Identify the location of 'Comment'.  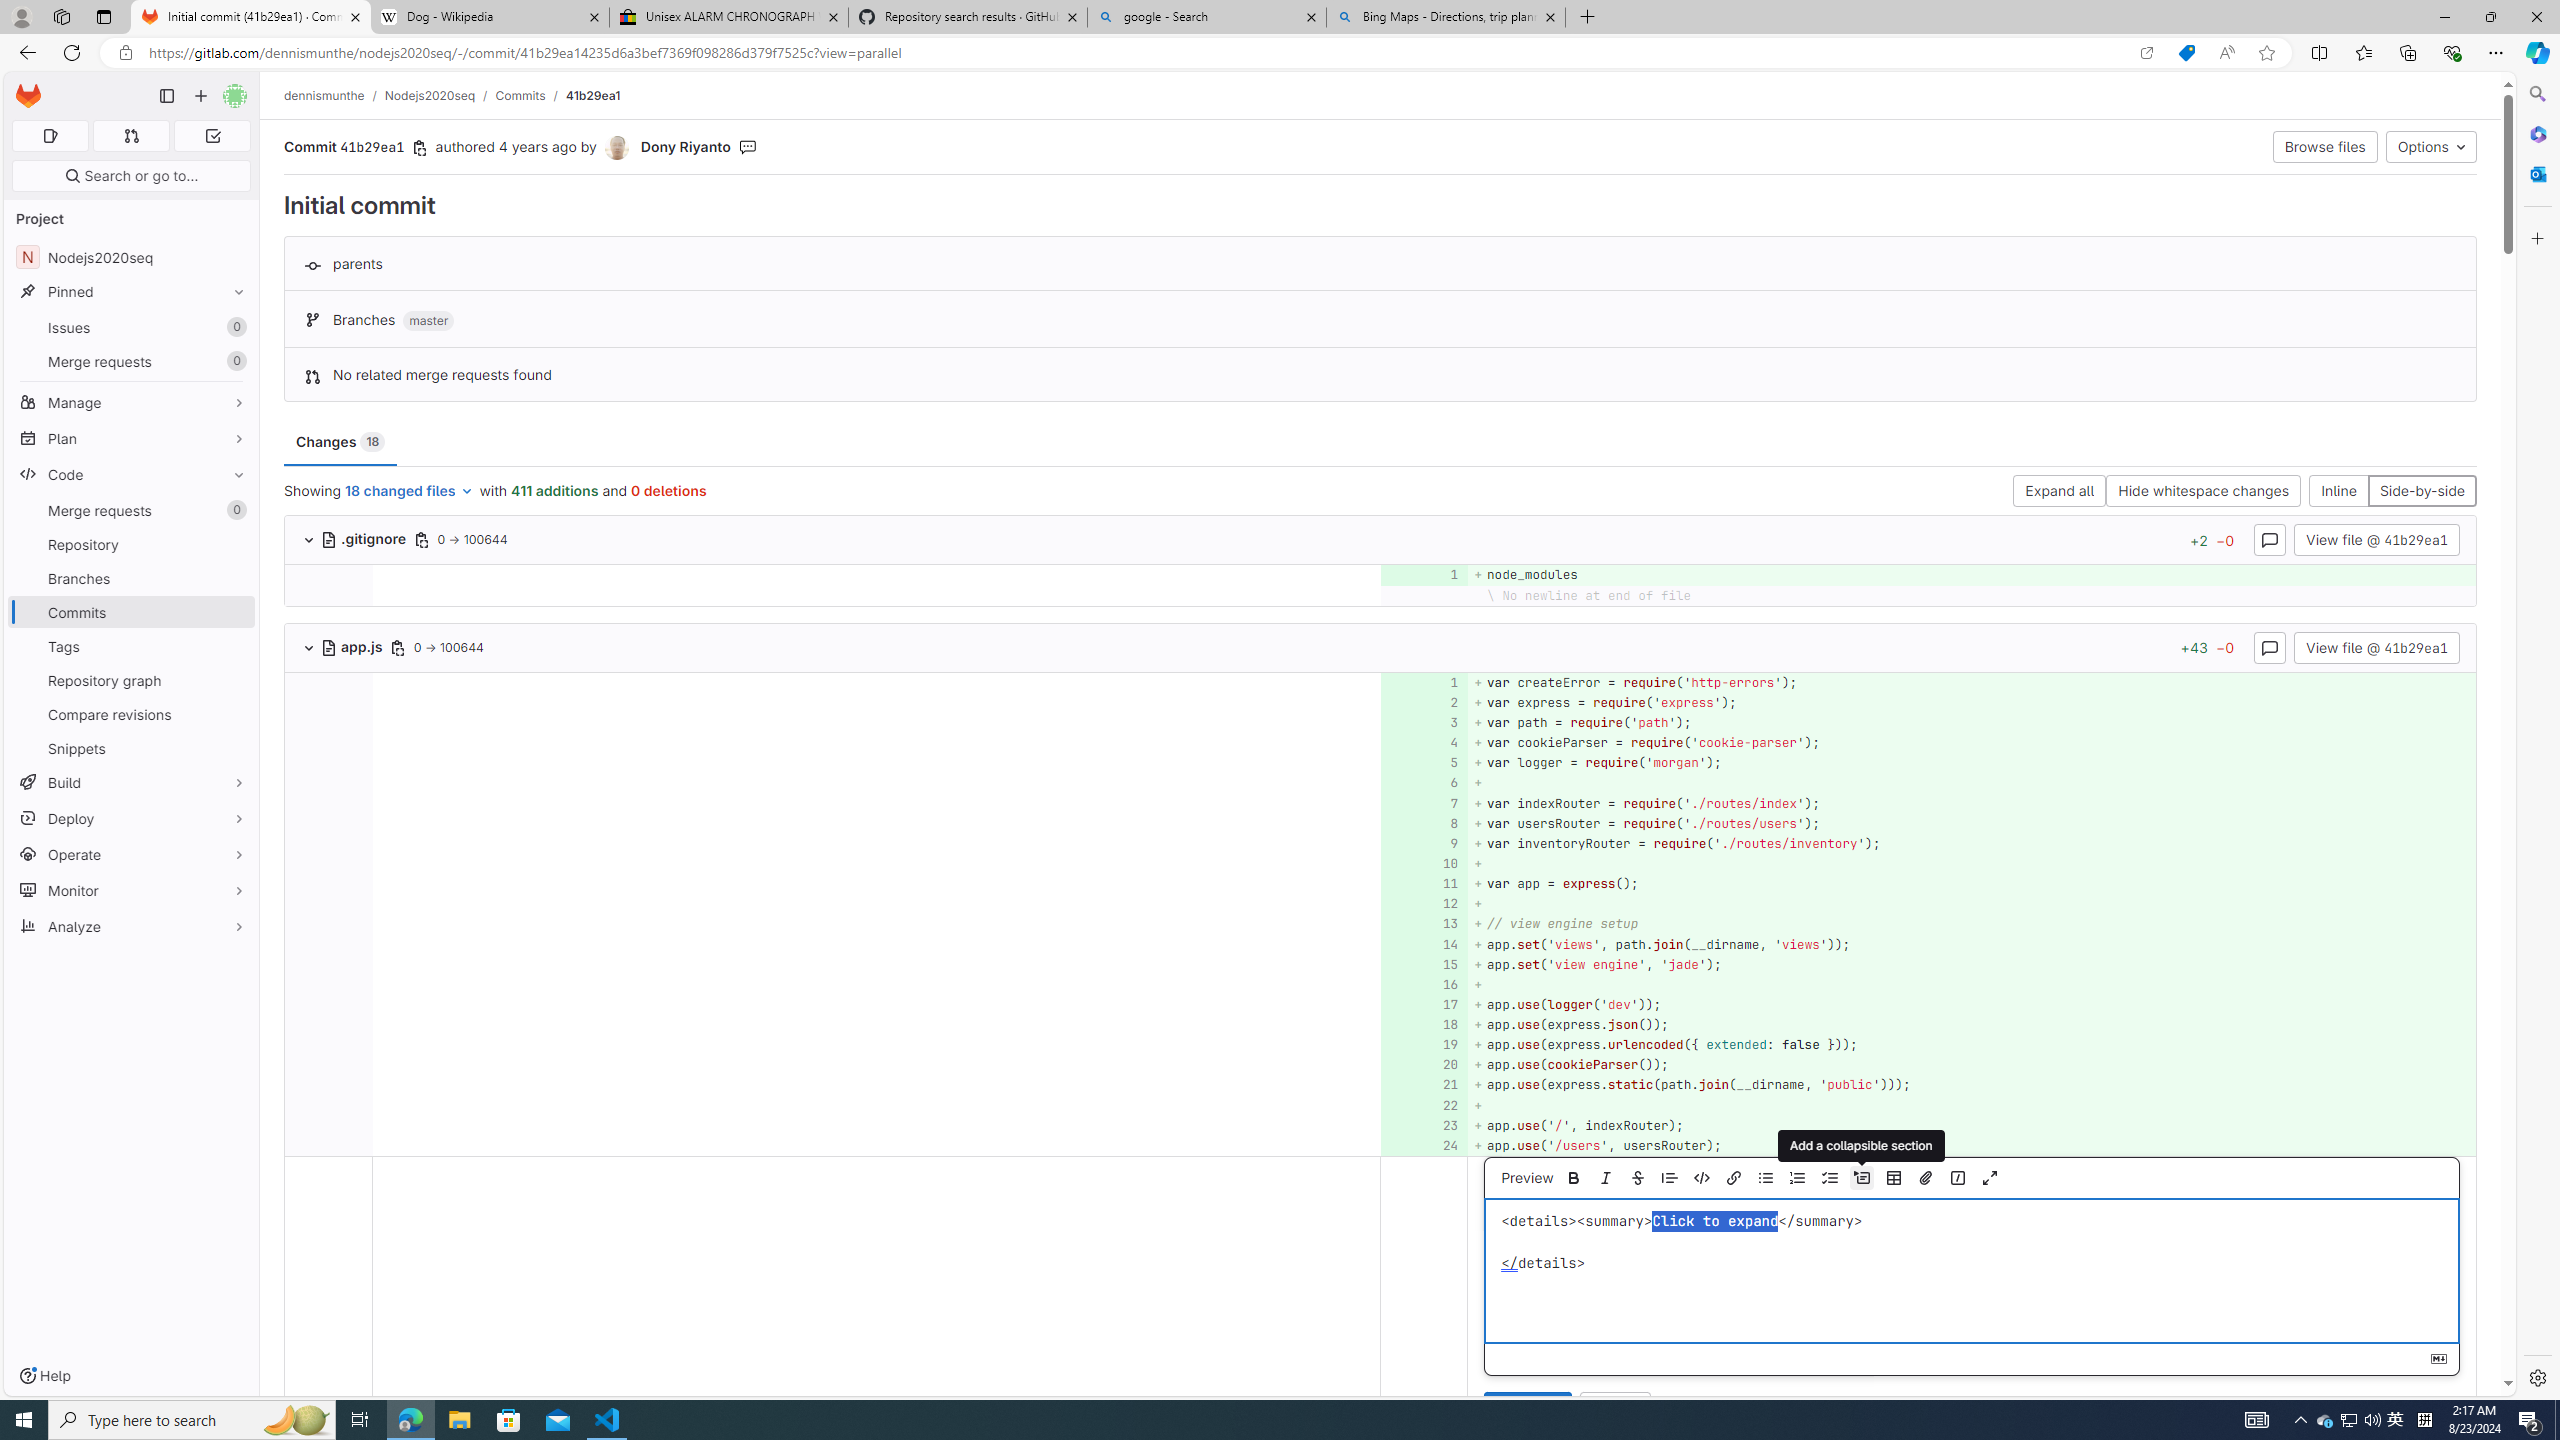
(1528, 1409).